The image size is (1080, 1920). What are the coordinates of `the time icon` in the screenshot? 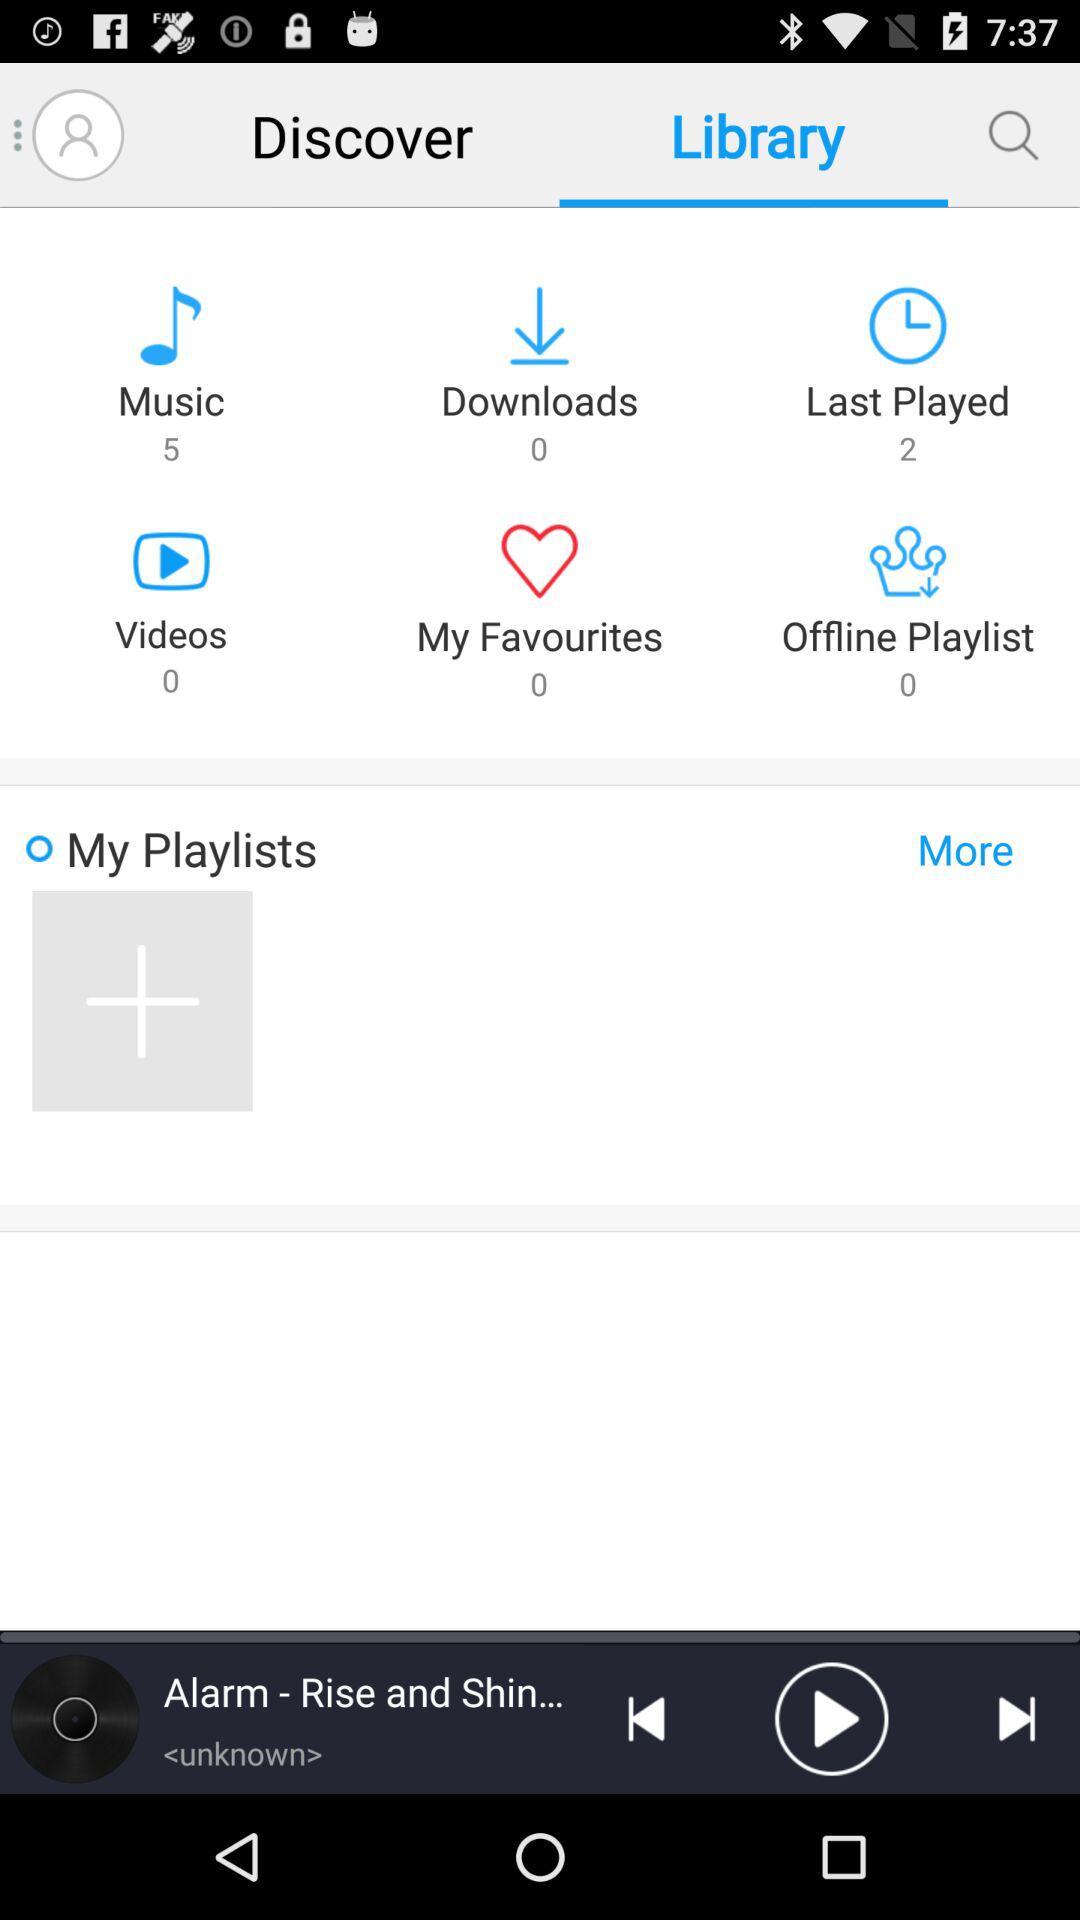 It's located at (73, 1839).